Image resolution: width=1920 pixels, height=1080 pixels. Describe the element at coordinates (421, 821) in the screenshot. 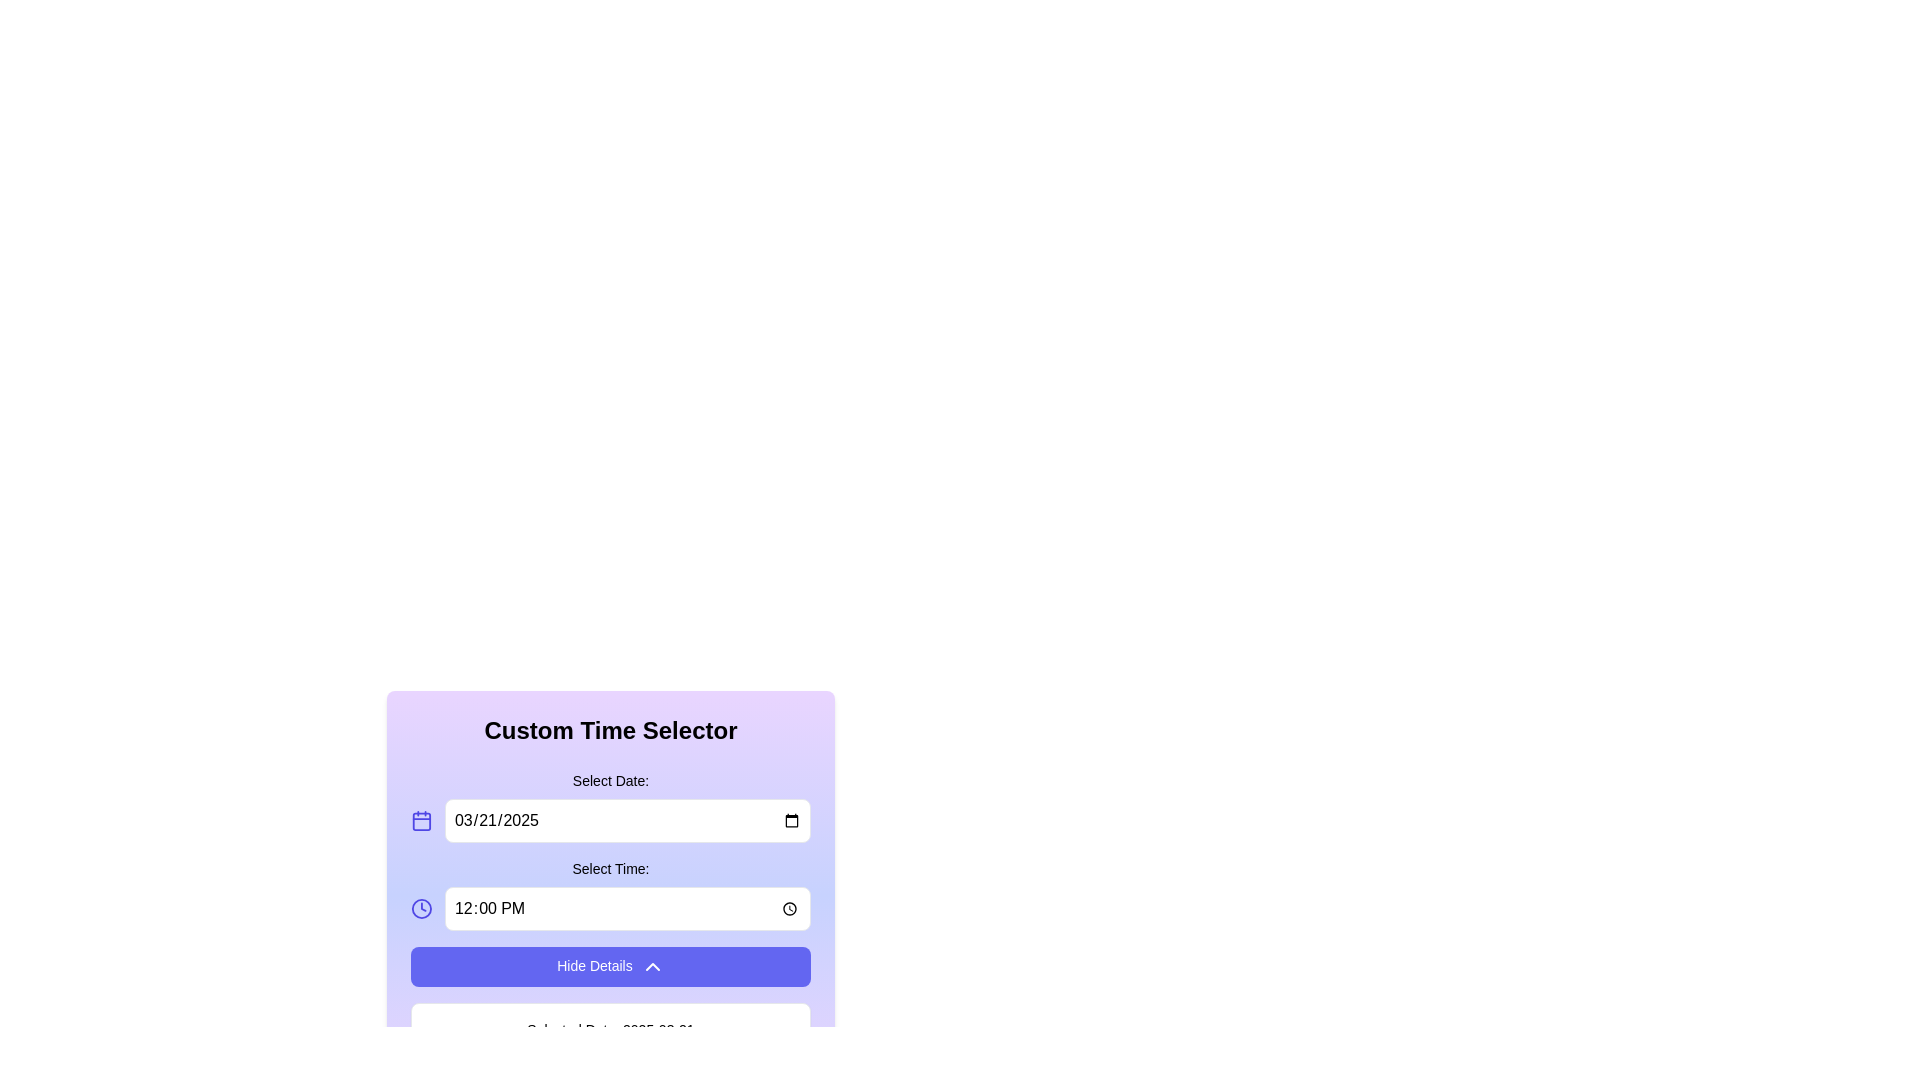

I see `the background rectangle of the calendar icon, which serves as the base for the icon and is positioned to the left of the 'Select Date' text field` at that location.